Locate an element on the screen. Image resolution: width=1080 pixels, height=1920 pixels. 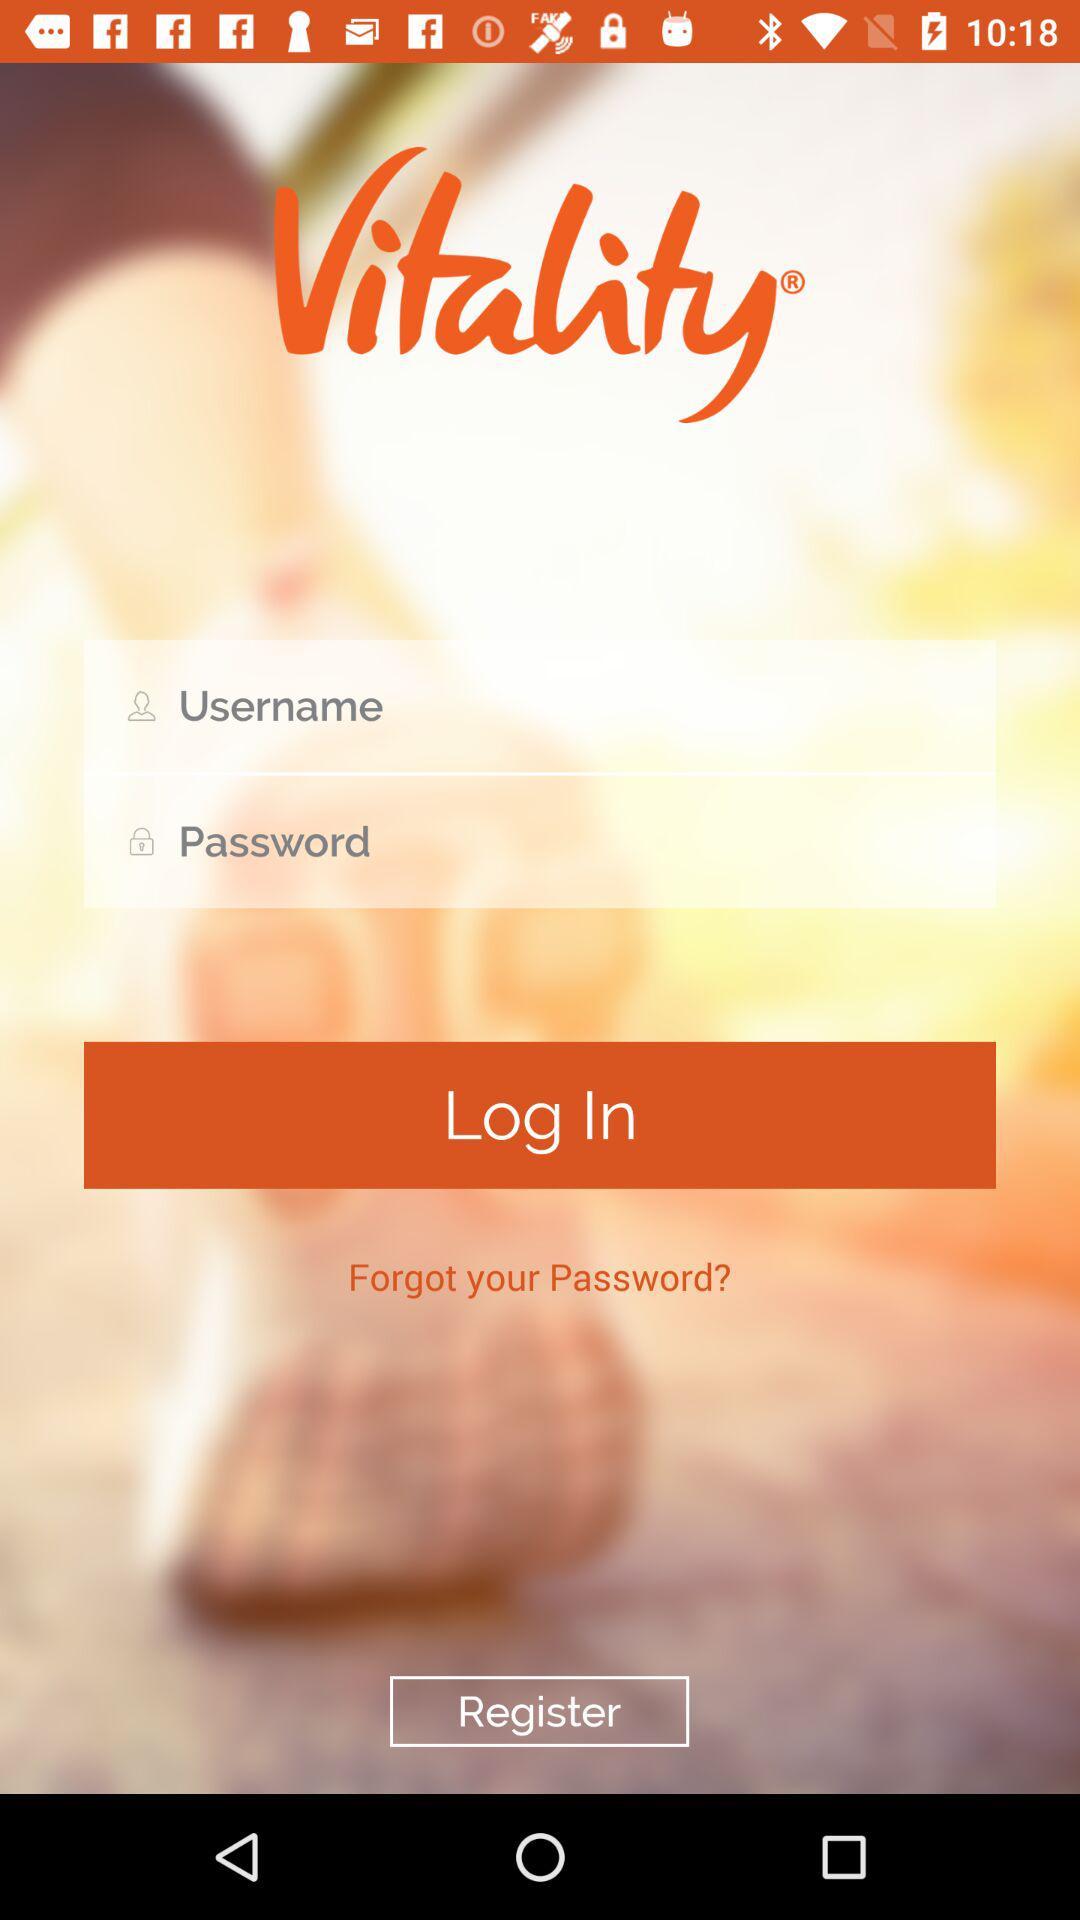
log in is located at coordinates (540, 1114).